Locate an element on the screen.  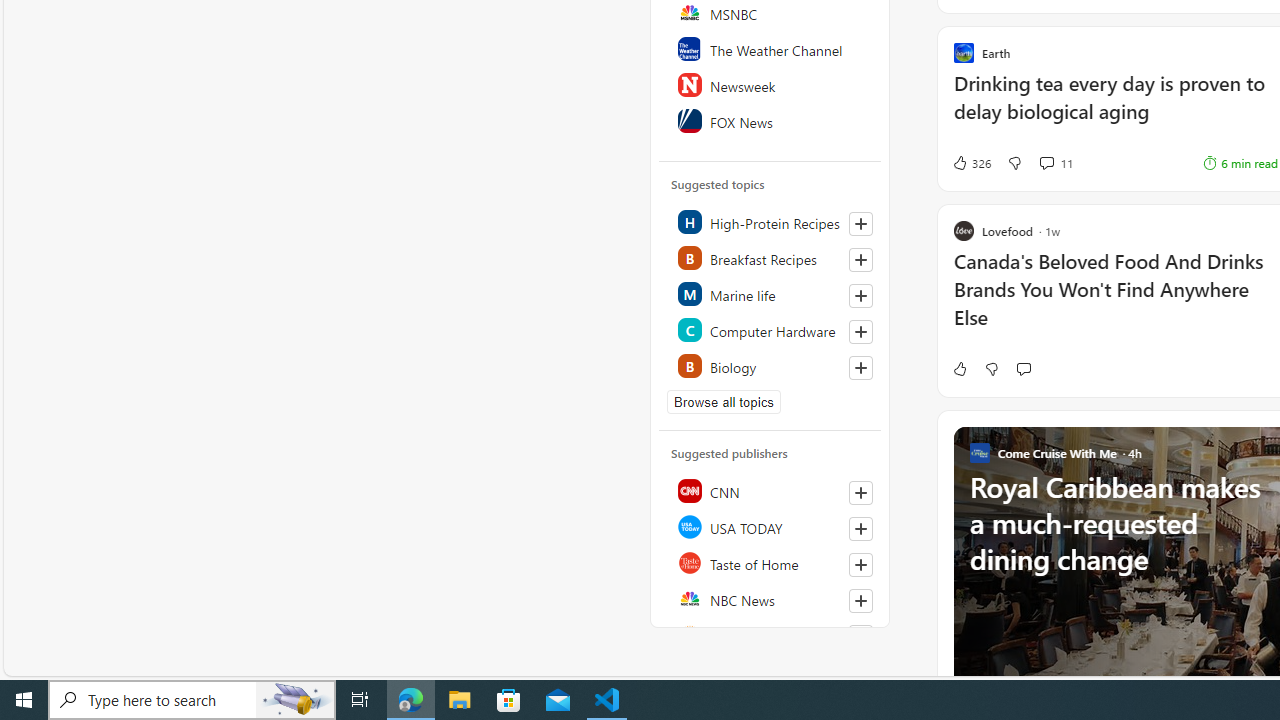
'NBC News' is located at coordinates (770, 598).